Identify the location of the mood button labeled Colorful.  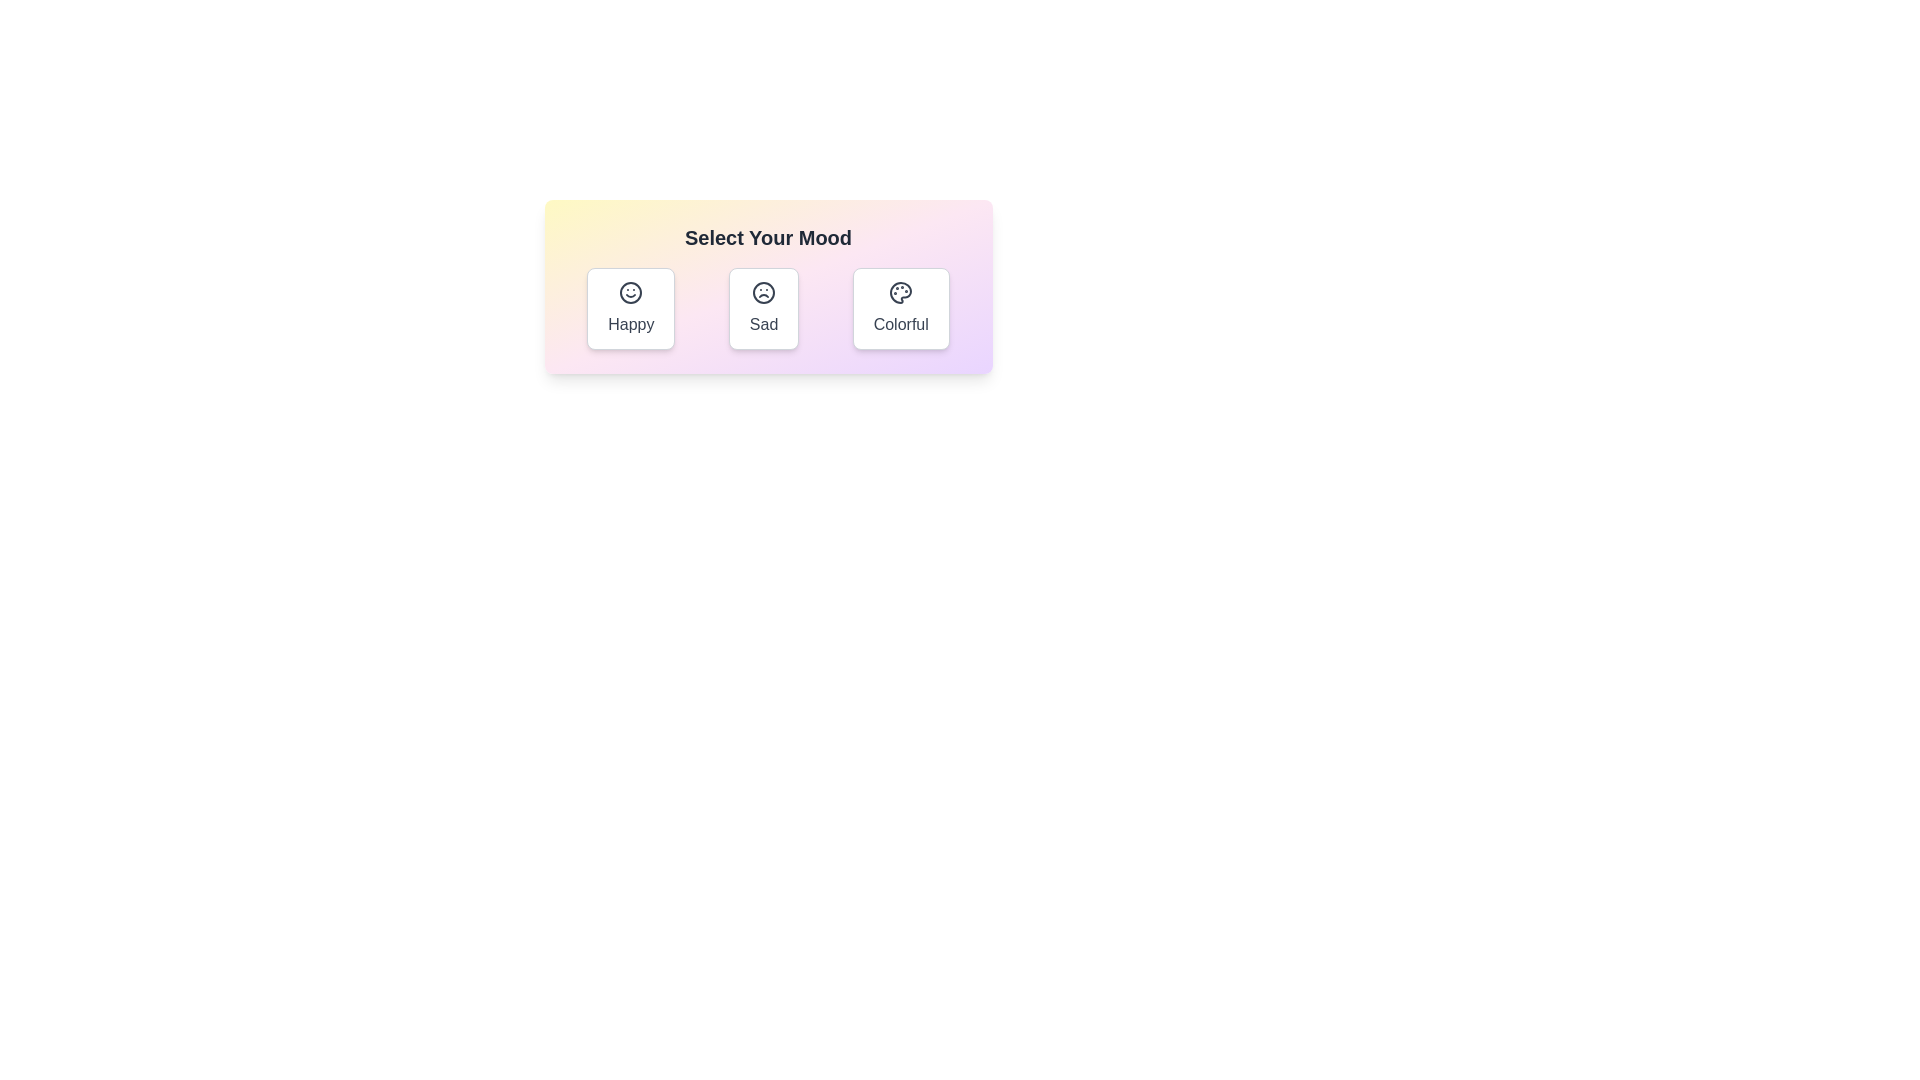
(900, 308).